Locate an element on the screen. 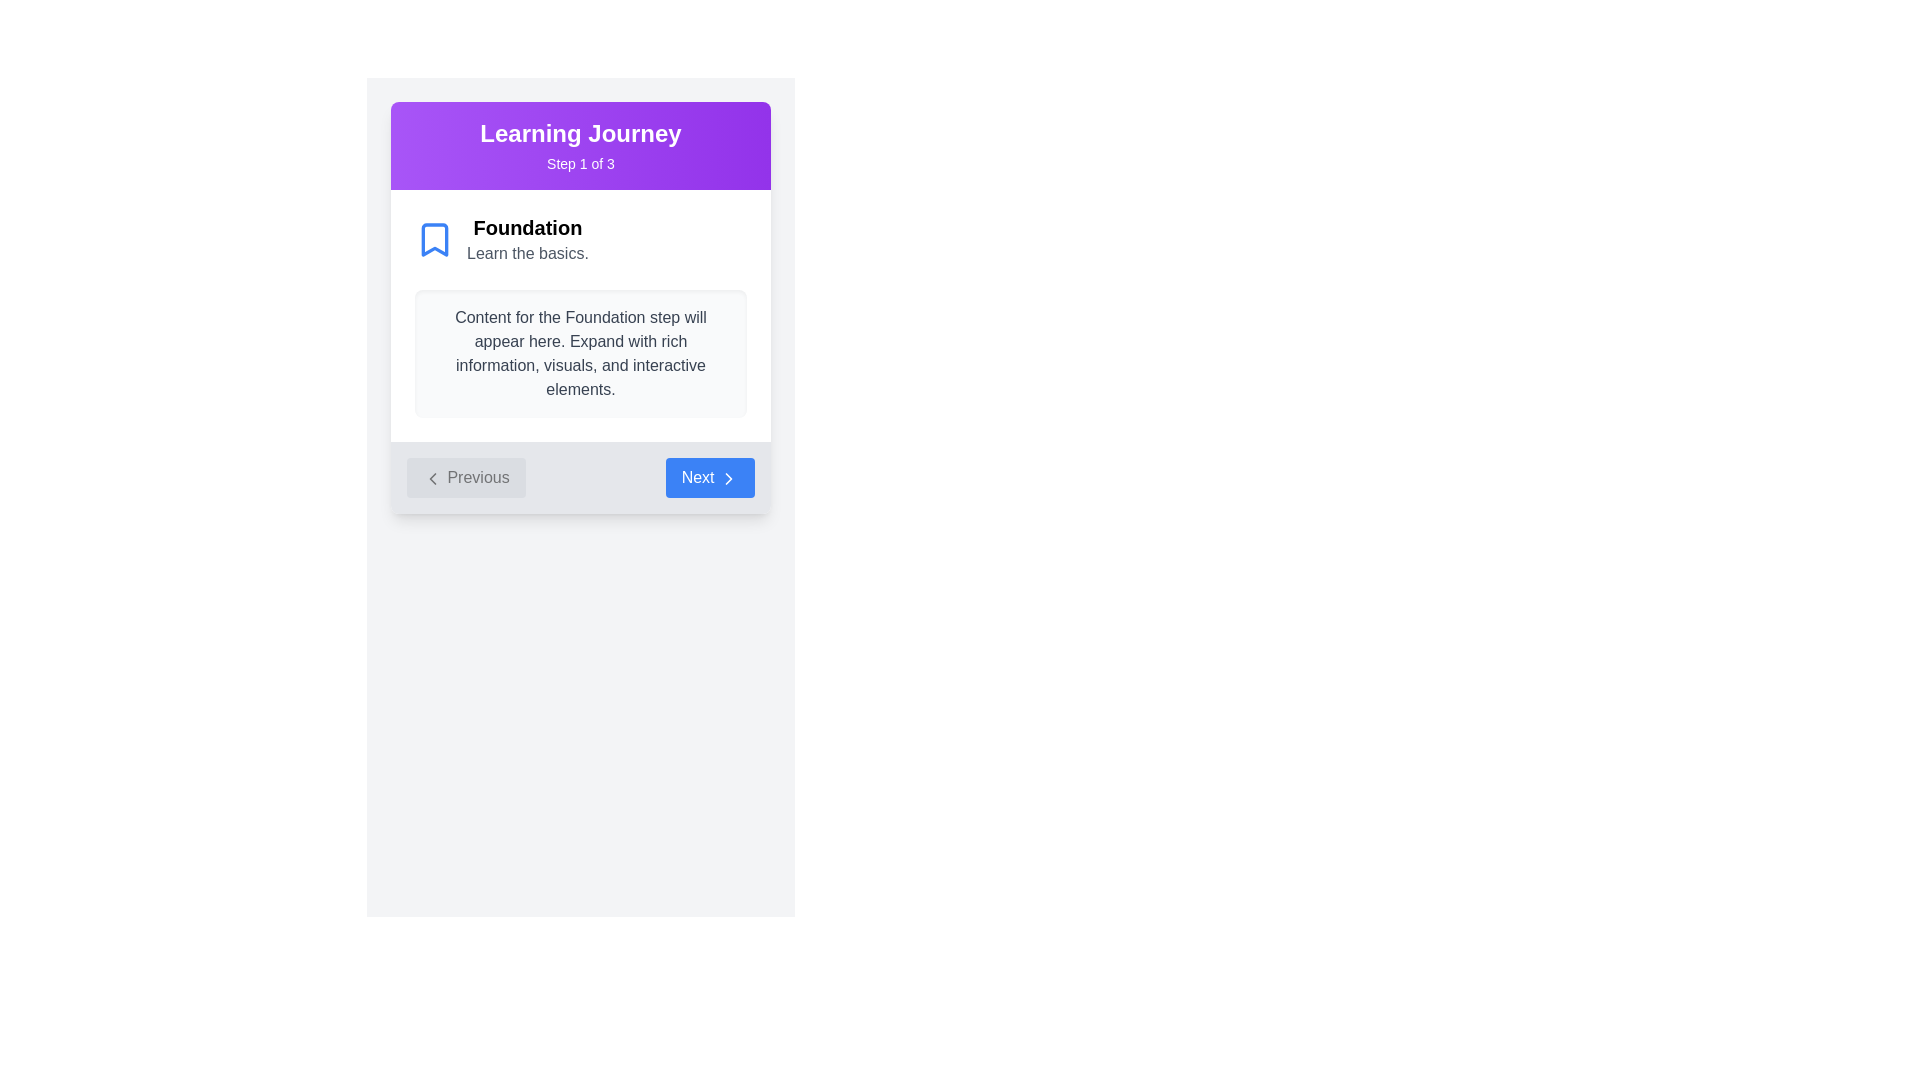 The width and height of the screenshot is (1920, 1080). the Text label providing additional descriptive information about the topic 'Foundation', which is located under the heading 'Learning Journey' in the top-left area of the card is located at coordinates (528, 253).